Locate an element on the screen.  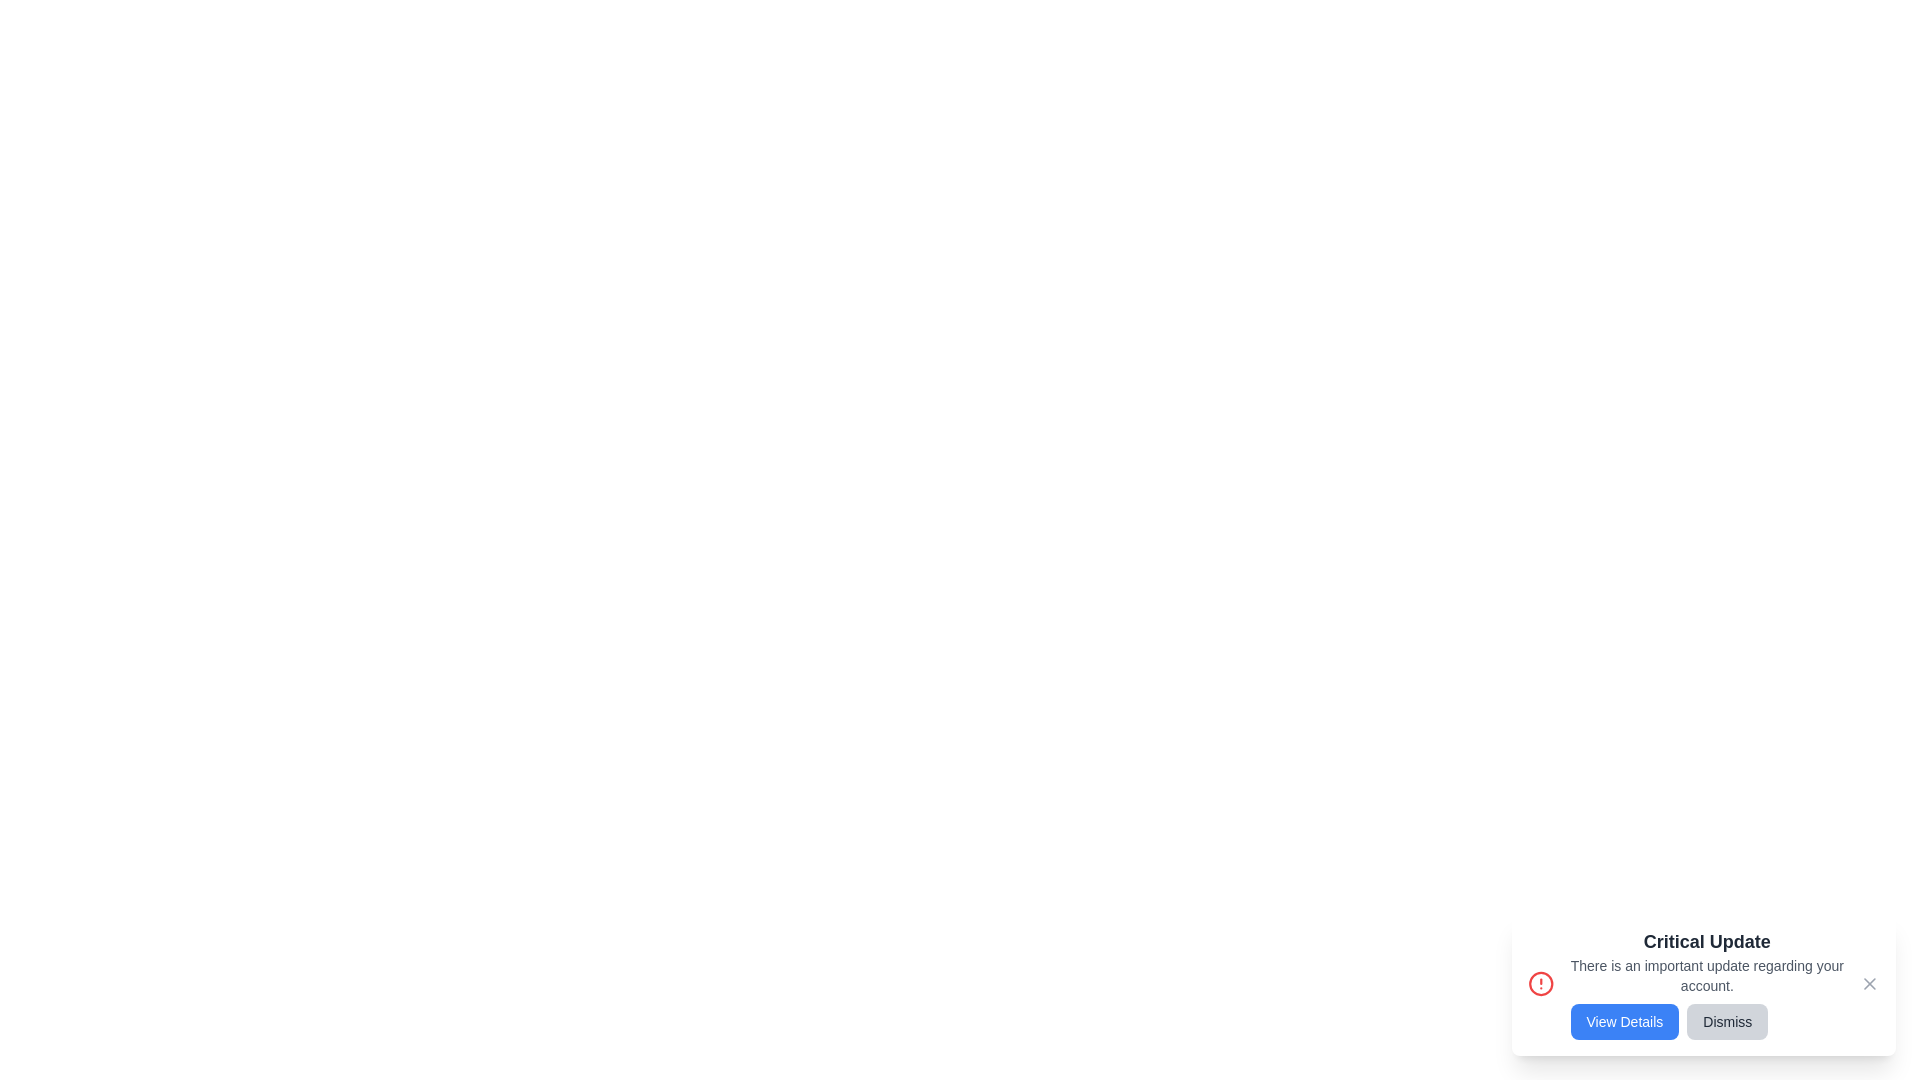
the 'View Details' button to view more information is located at coordinates (1624, 1022).